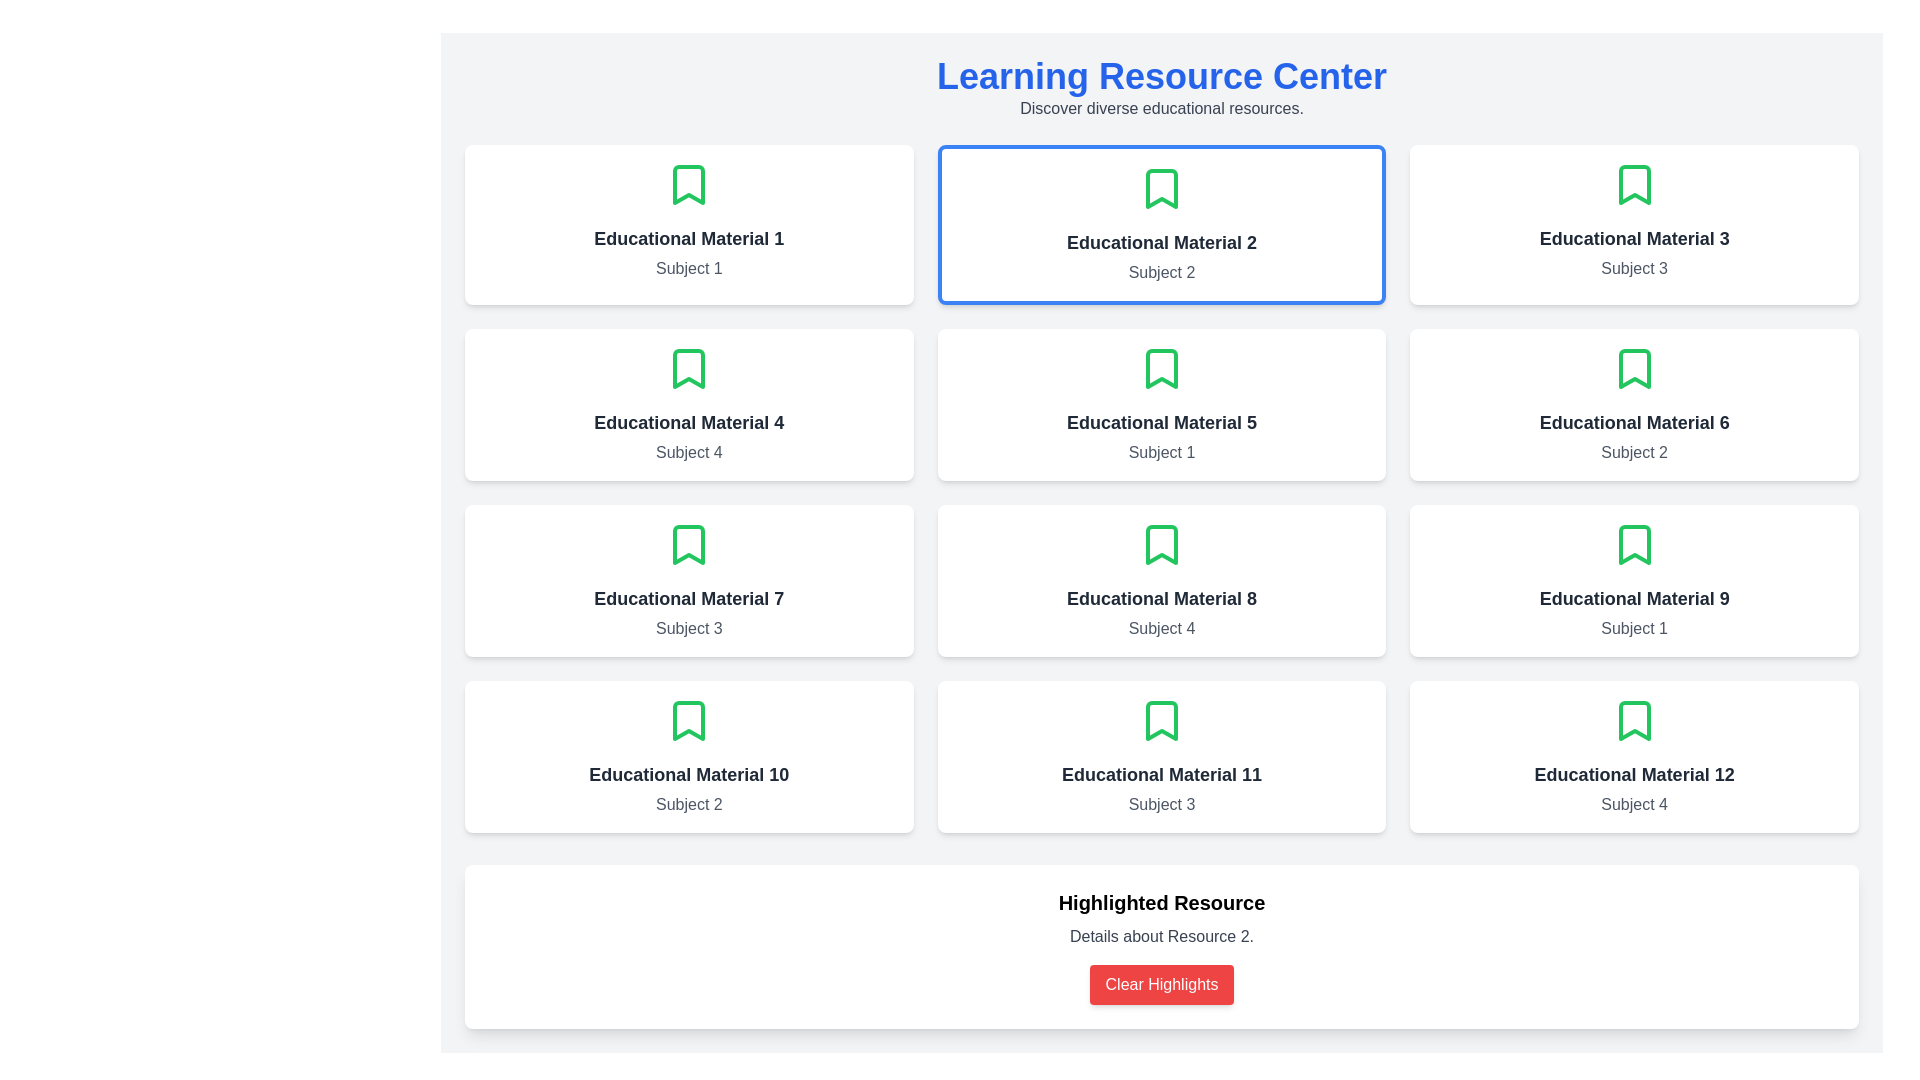  Describe the element at coordinates (689, 238) in the screenshot. I see `the bold, centered static text label reading 'Educational Material 1' which is styled in a large gray font and located in the top-left corner of the grid layout` at that location.